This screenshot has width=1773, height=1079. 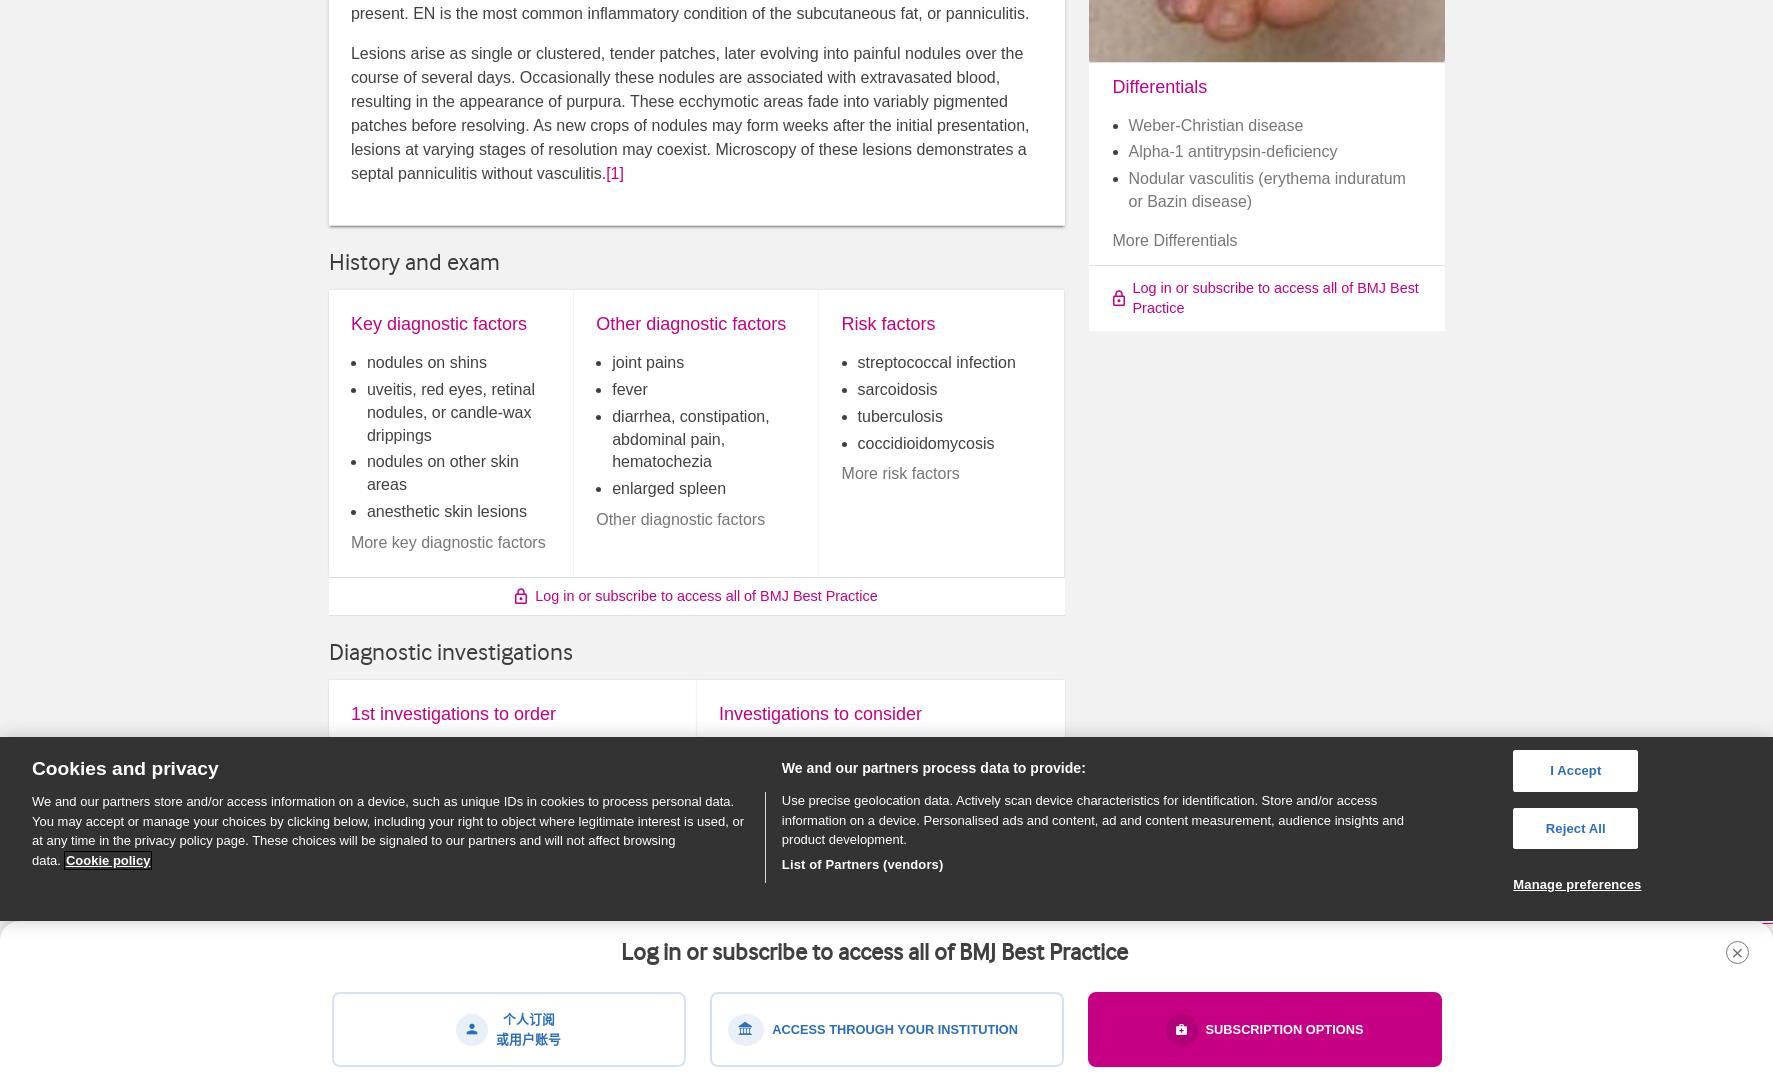 What do you see at coordinates (436, 322) in the screenshot?
I see `'Key diagnostic factors'` at bounding box center [436, 322].